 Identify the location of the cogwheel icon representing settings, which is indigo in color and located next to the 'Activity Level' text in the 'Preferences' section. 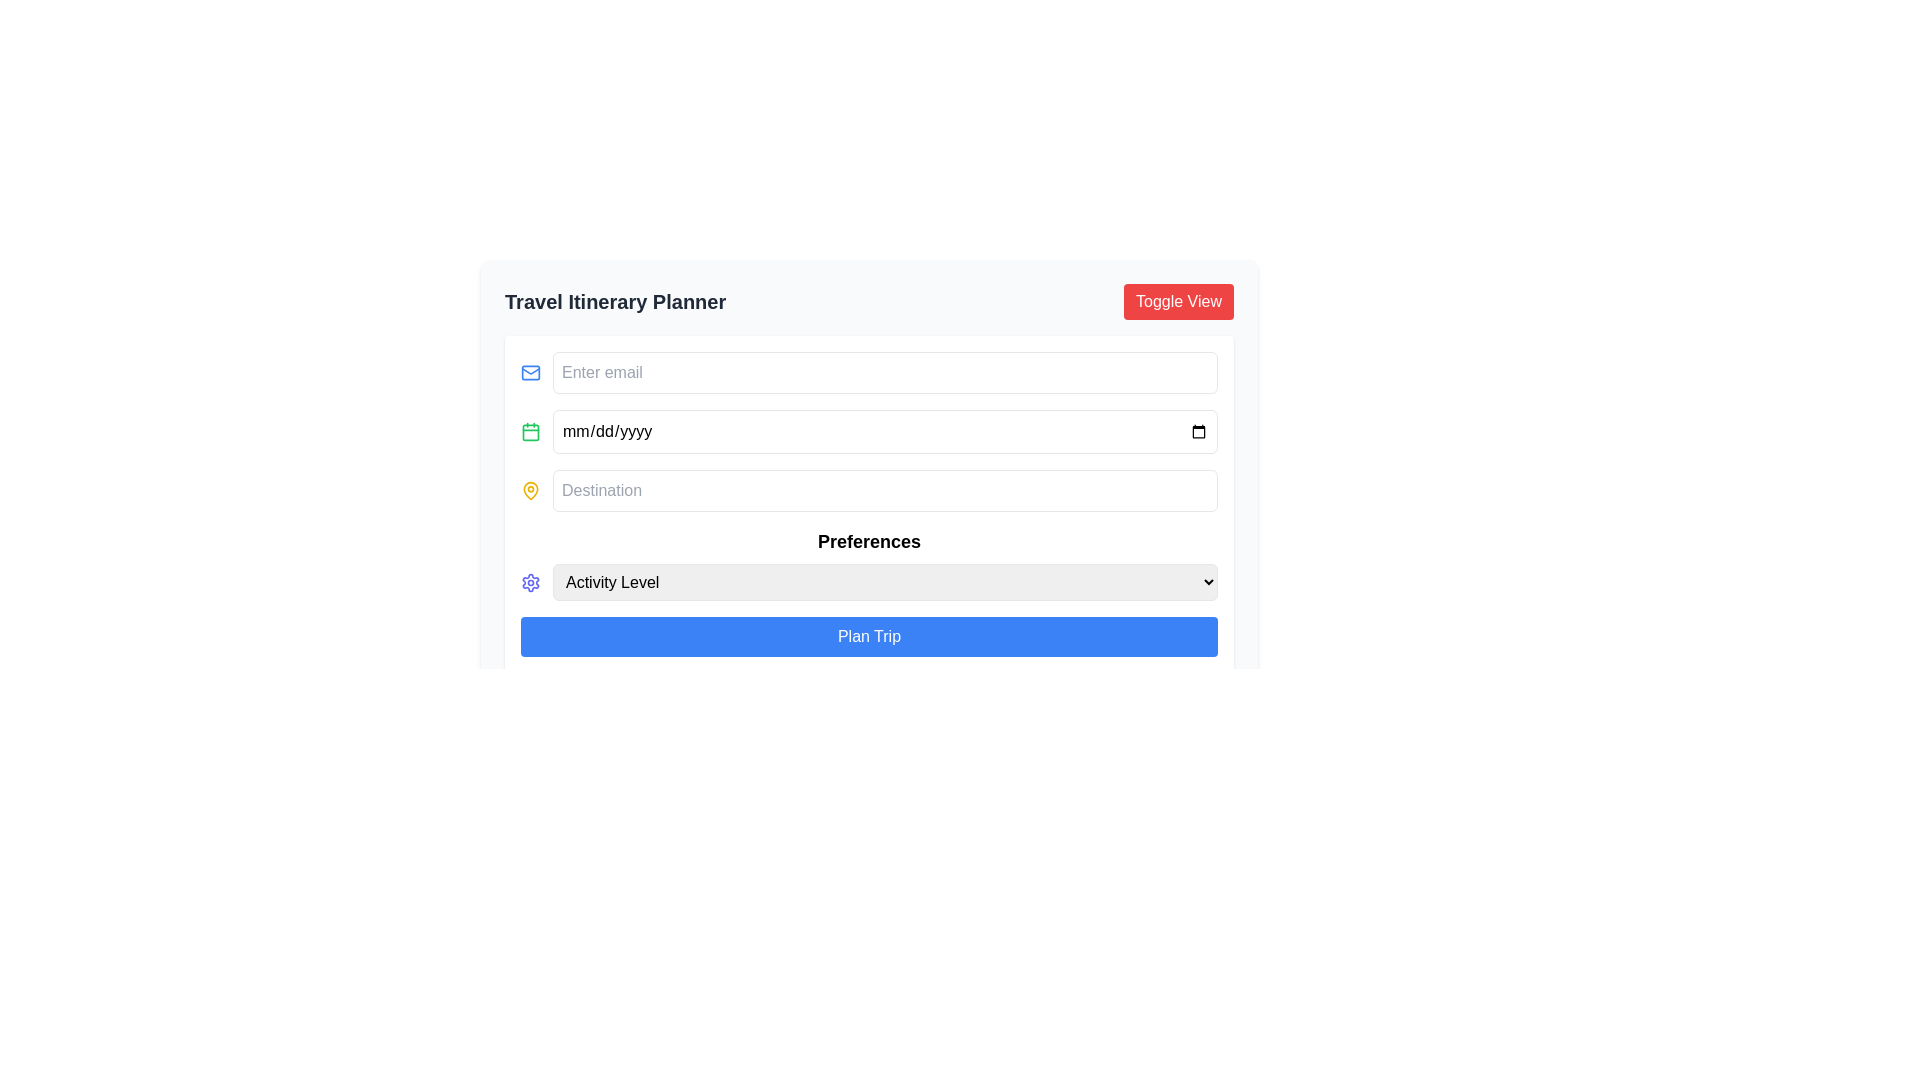
(531, 582).